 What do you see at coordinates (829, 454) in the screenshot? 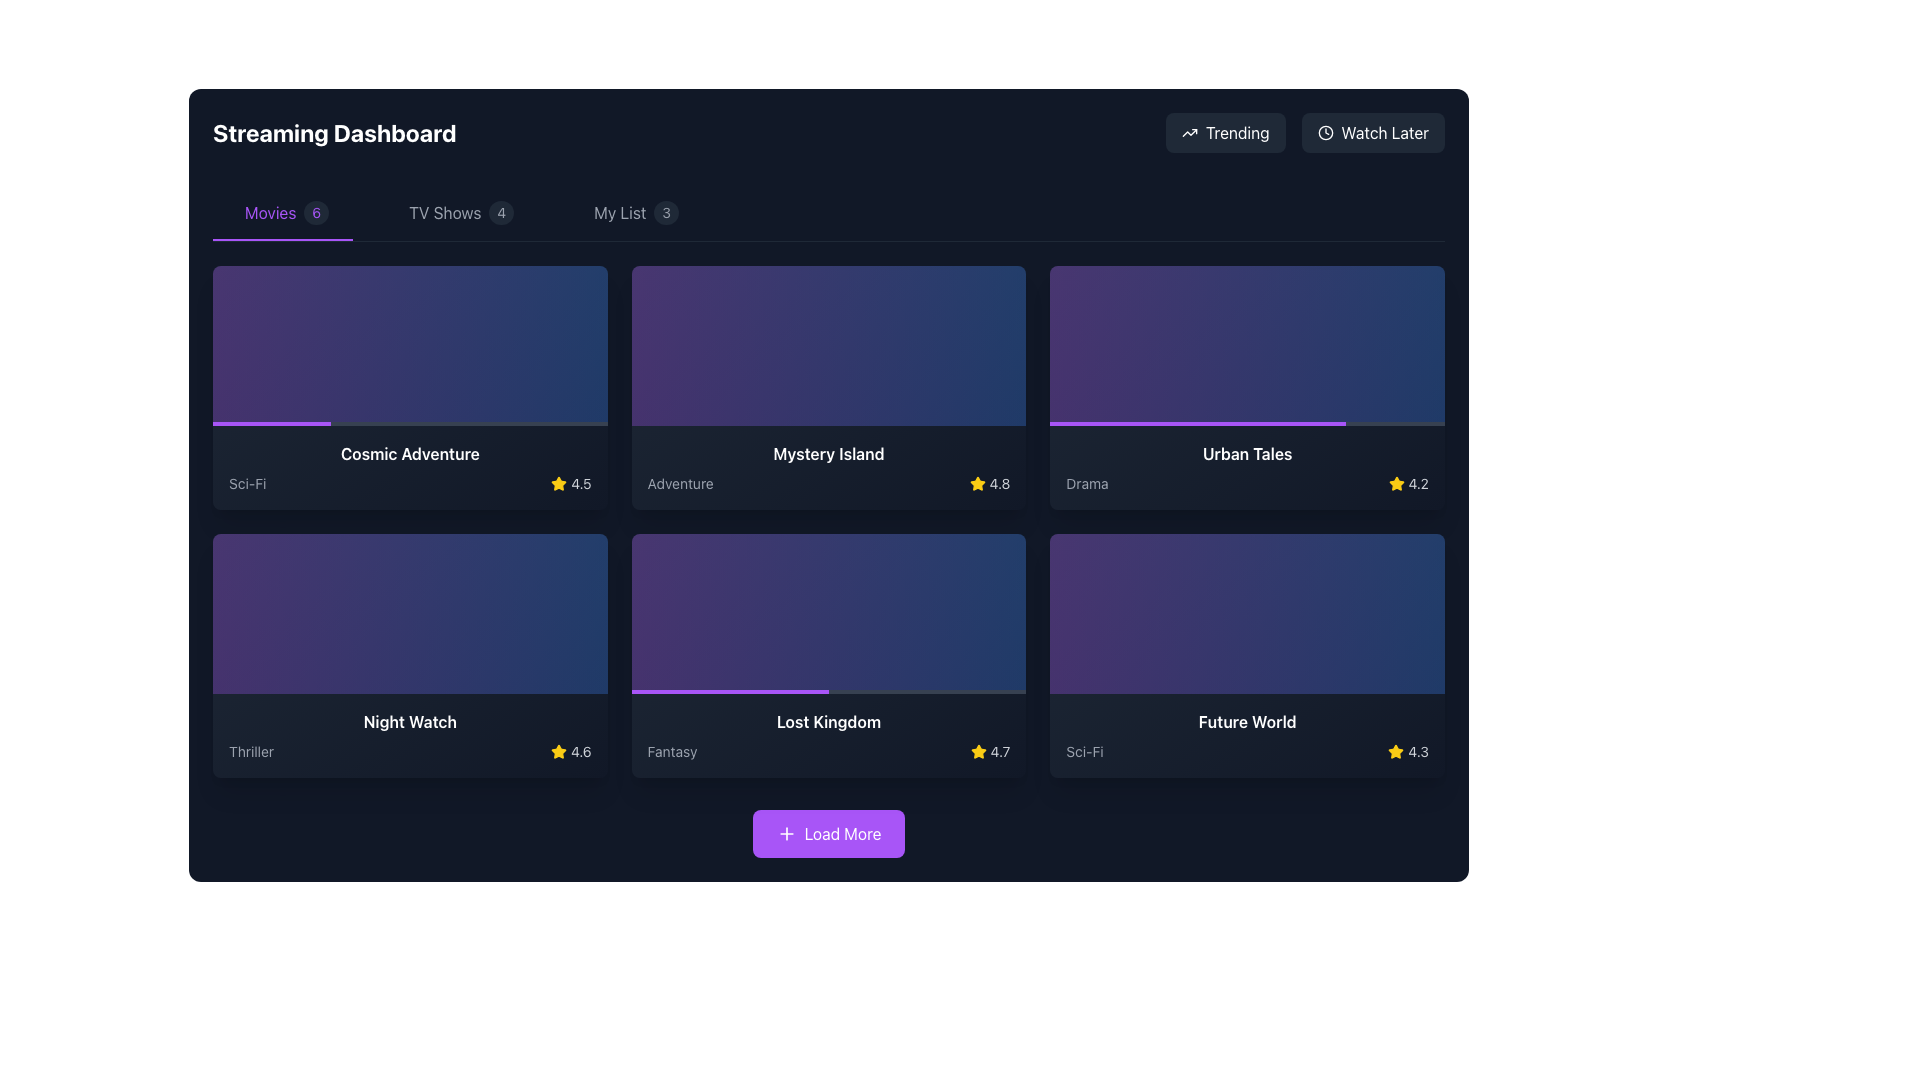
I see `the static text label displaying 'Mystery Island' located in the second column of the top row in the grid layout` at bounding box center [829, 454].